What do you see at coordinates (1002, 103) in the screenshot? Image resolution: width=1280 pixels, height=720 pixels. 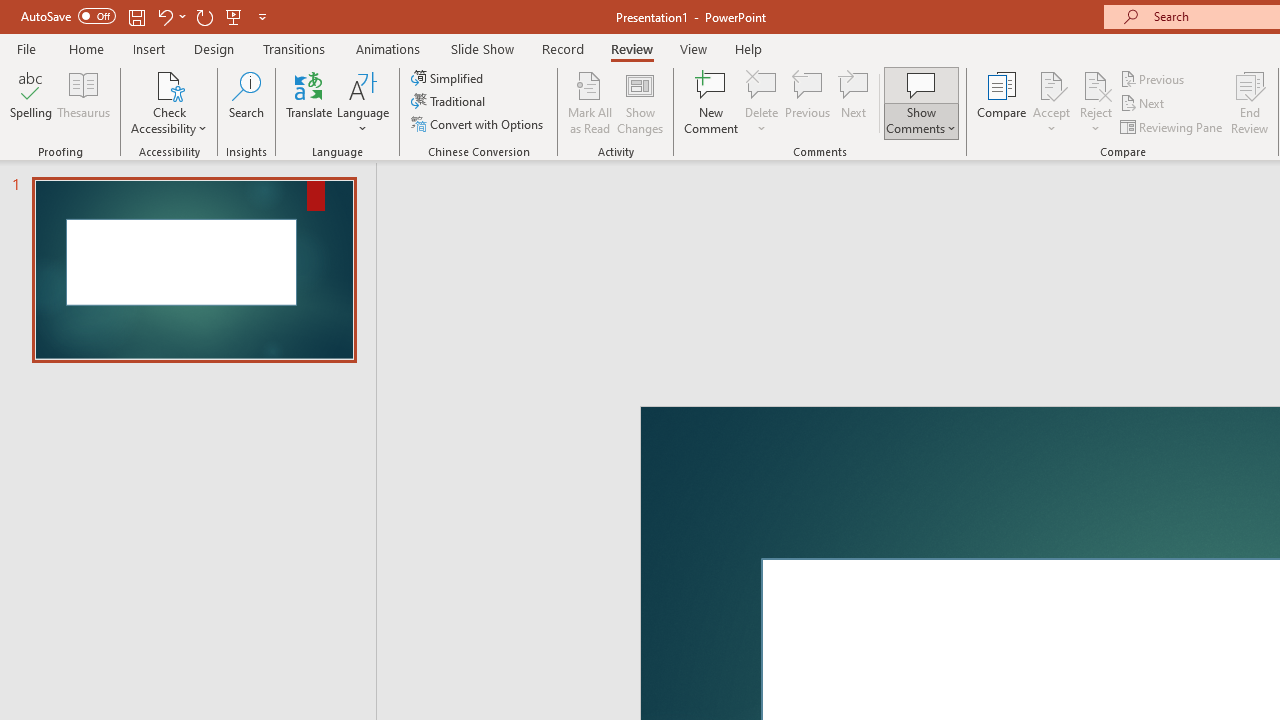 I see `'Compare'` at bounding box center [1002, 103].